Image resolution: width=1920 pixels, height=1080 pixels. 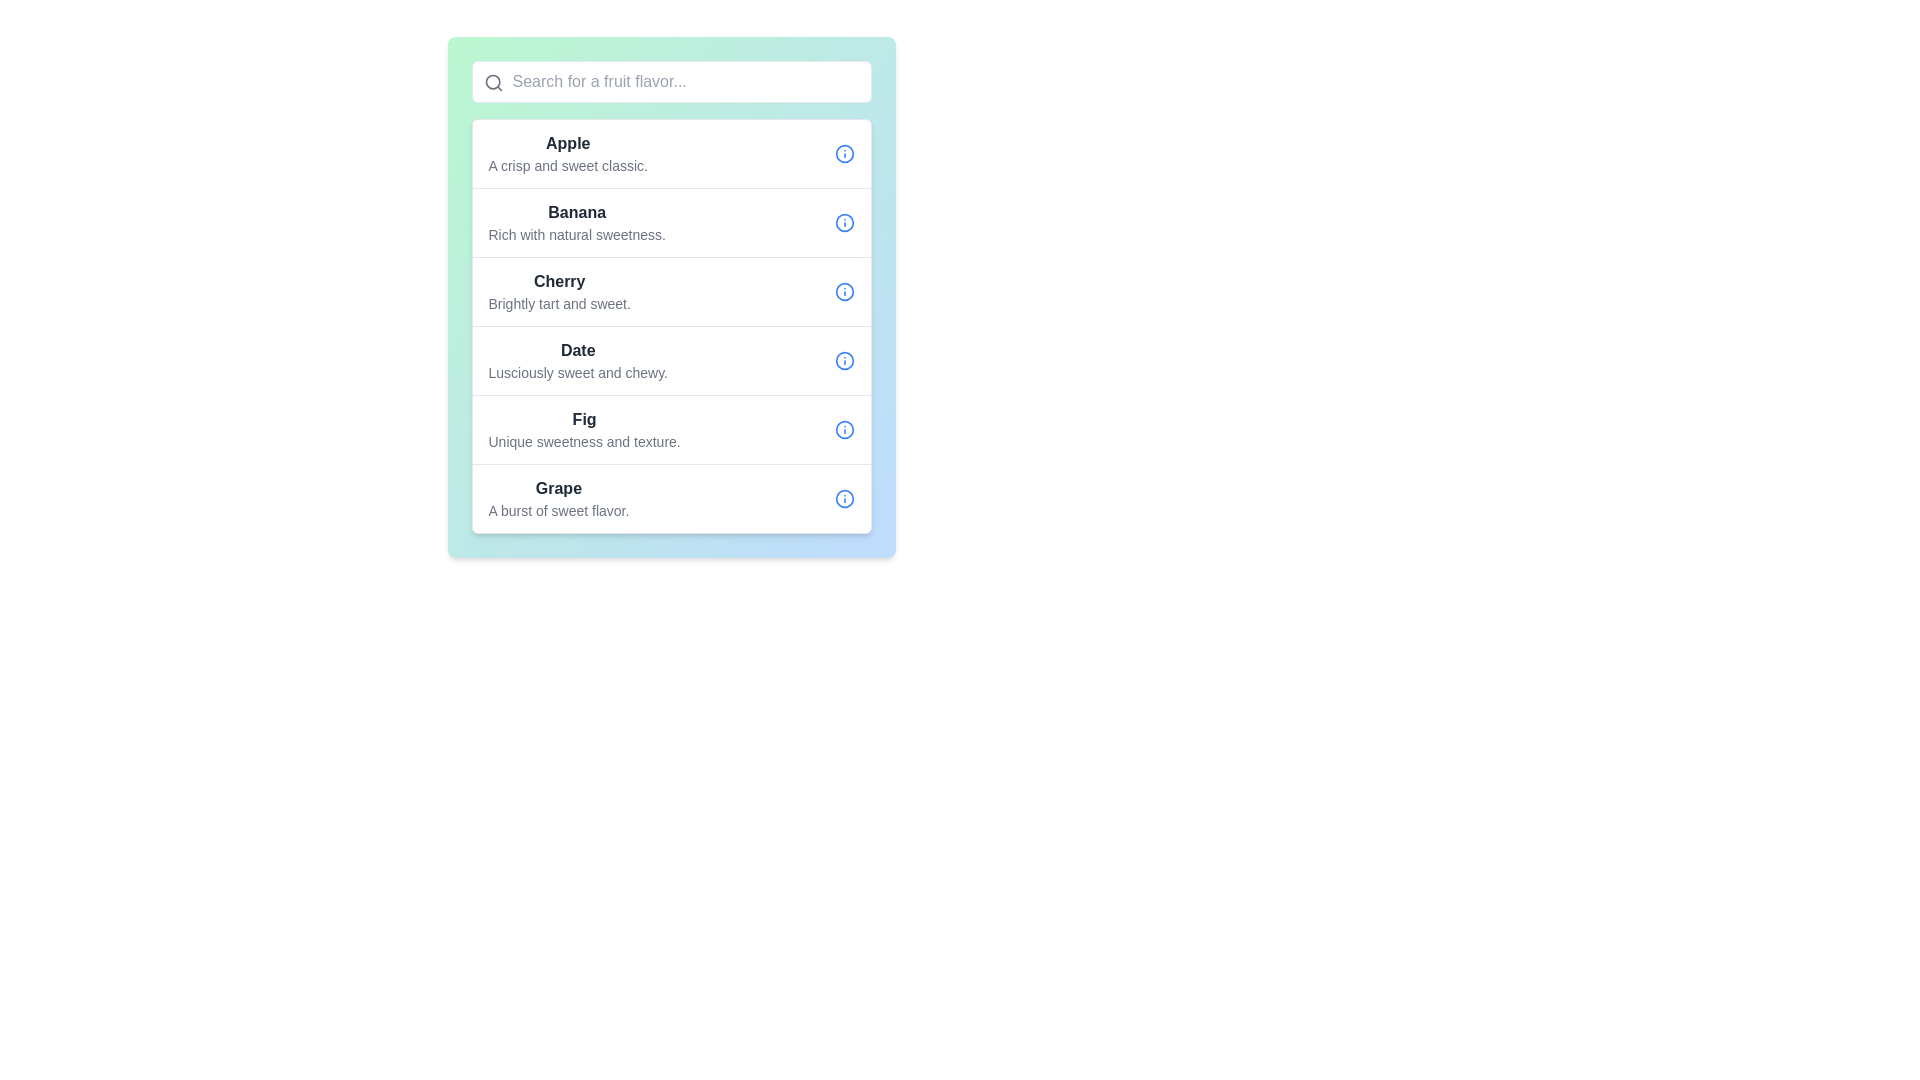 What do you see at coordinates (844, 223) in the screenshot?
I see `the circular blue icon with an 'info' symbol located to the right of the 'Banana' list item` at bounding box center [844, 223].